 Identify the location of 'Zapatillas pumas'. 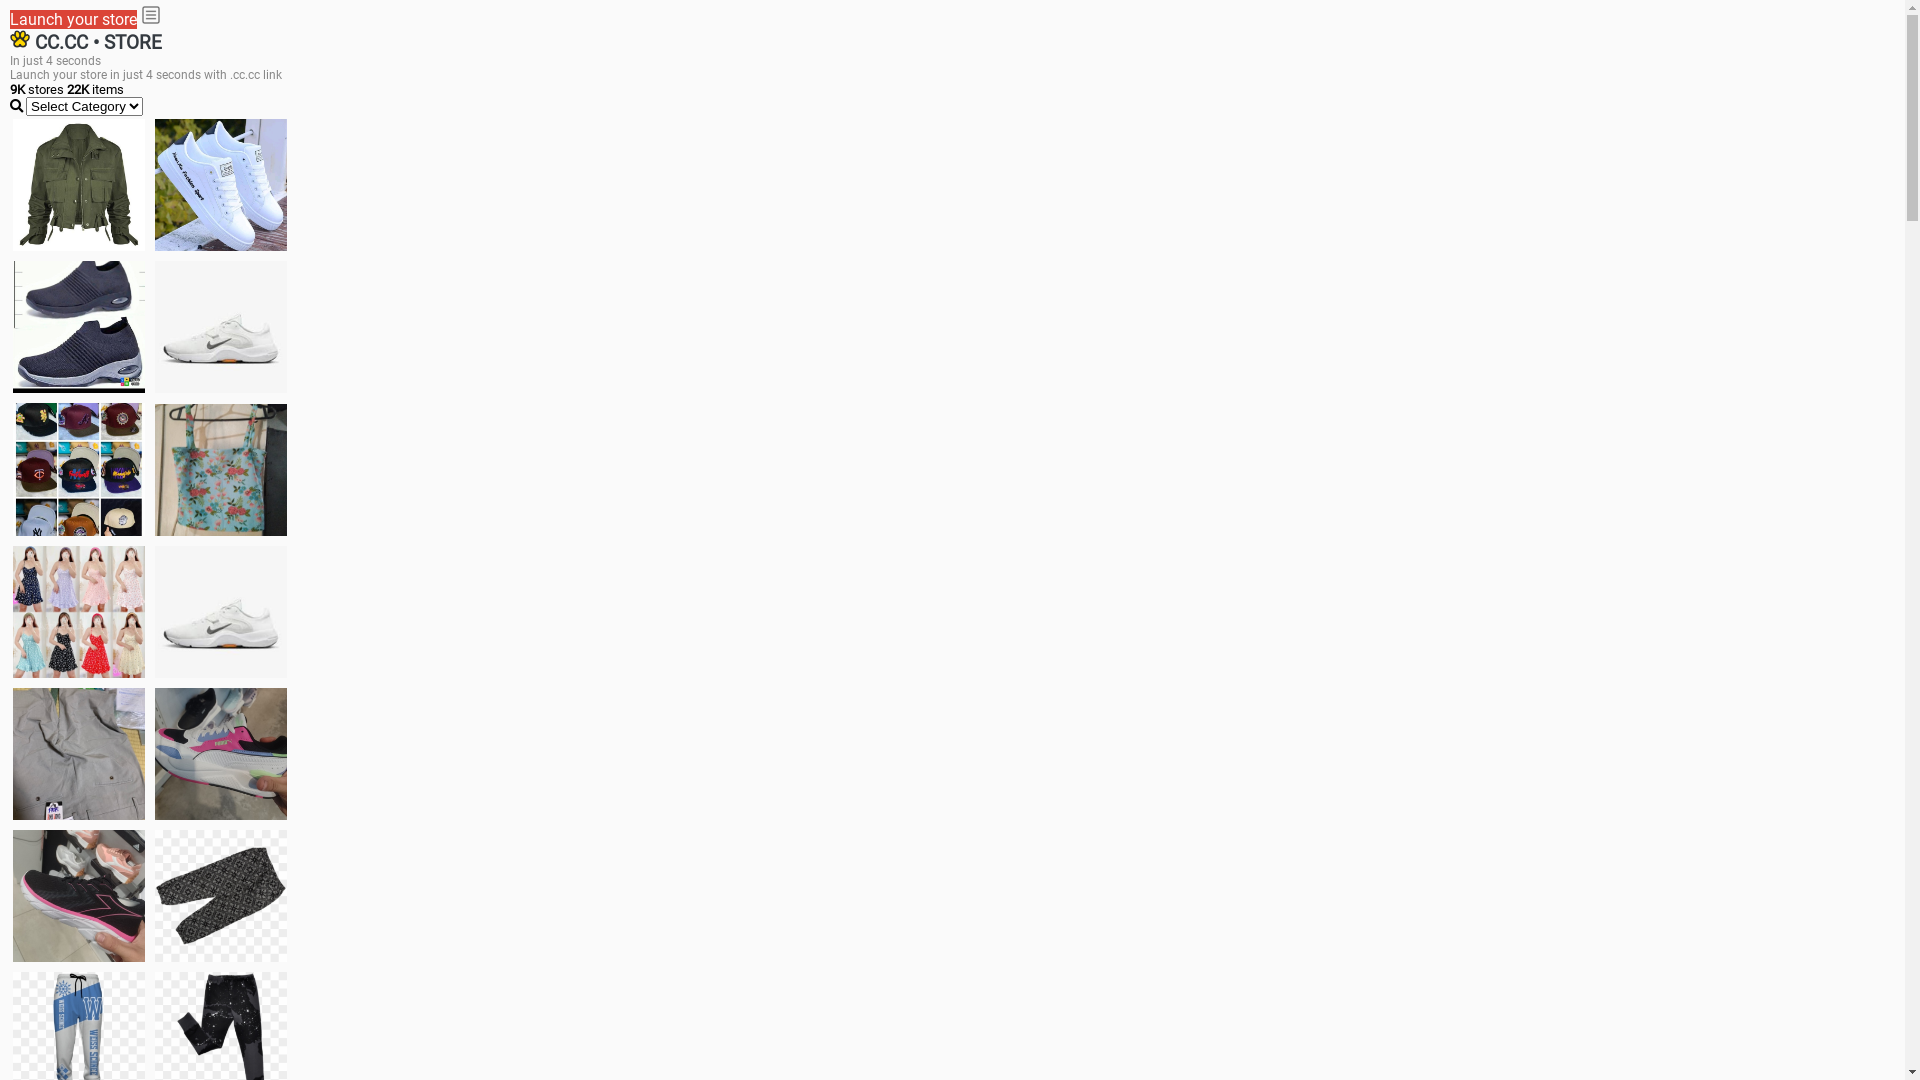
(220, 753).